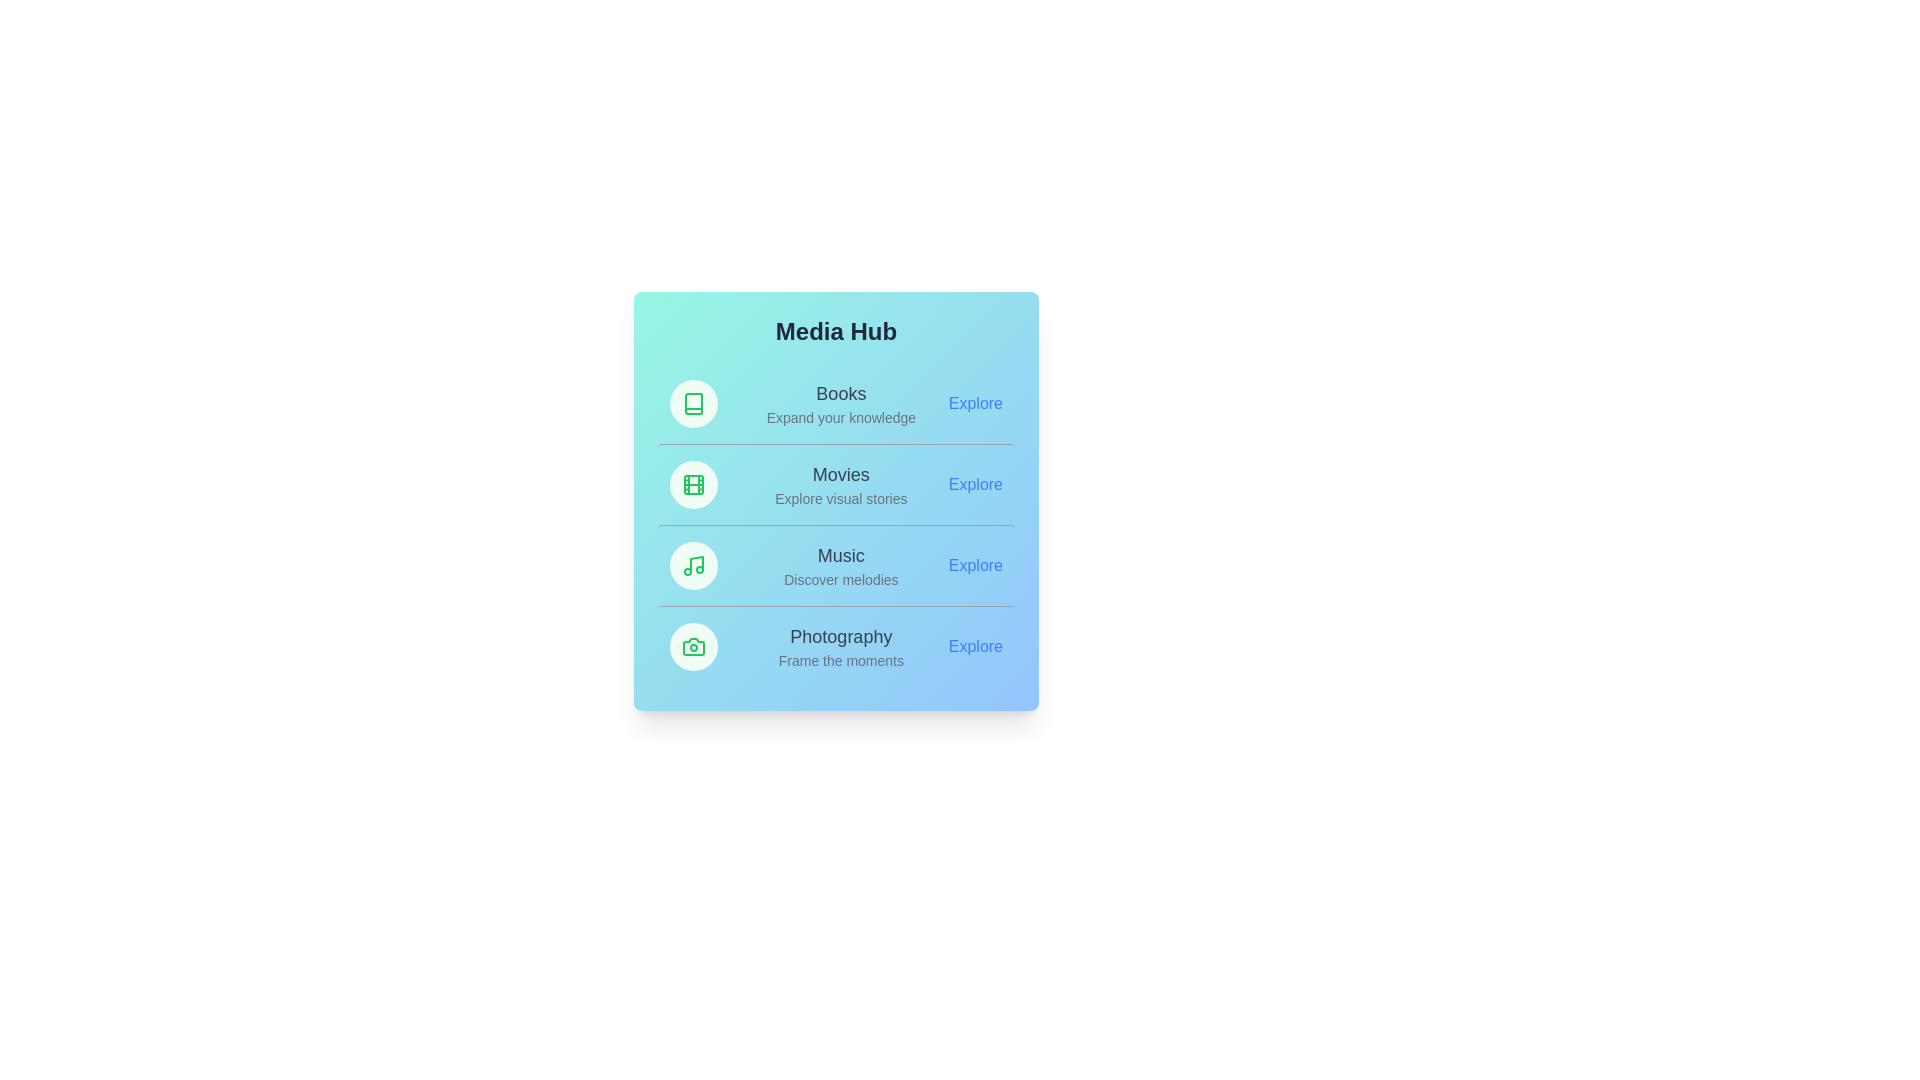  Describe the element at coordinates (694, 404) in the screenshot. I see `the icon of the Books category` at that location.